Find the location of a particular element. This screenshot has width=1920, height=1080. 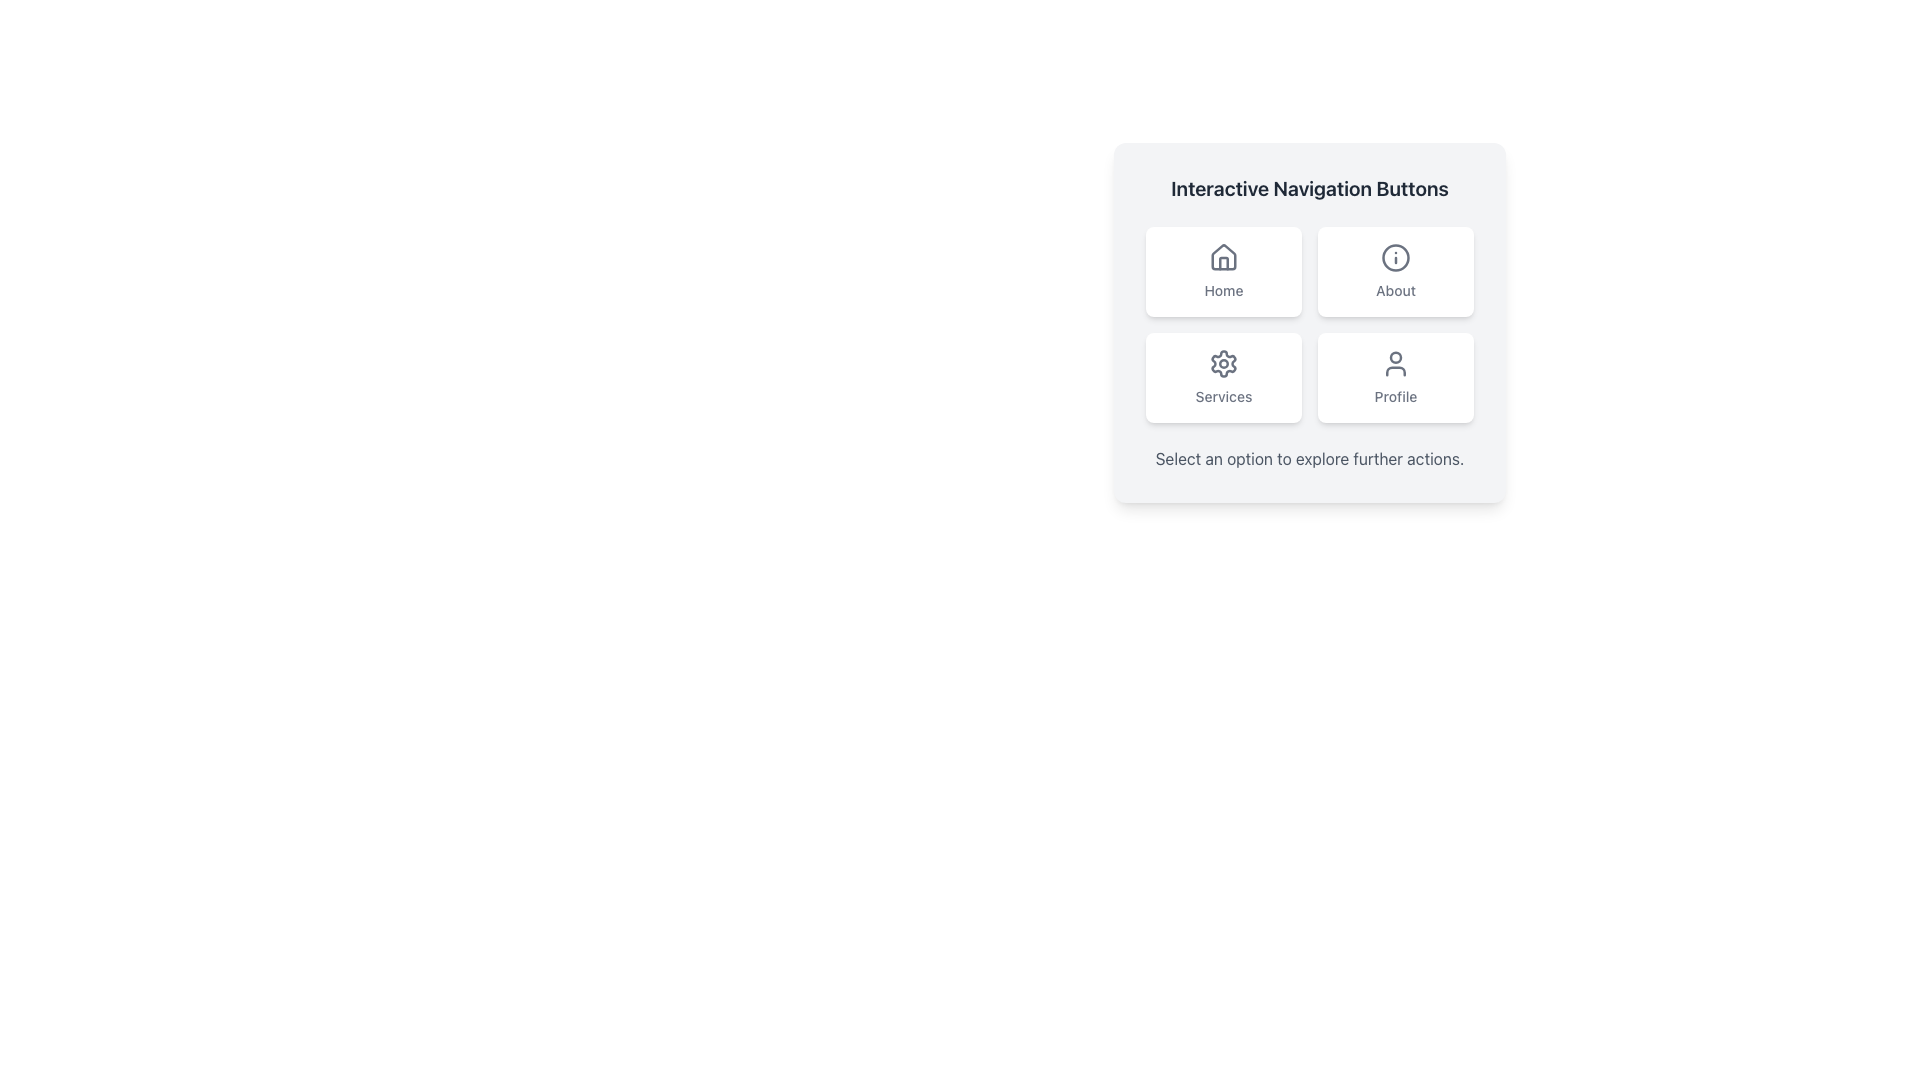

the circular icon with an inner exclamation mark that is part of the 'About' button in the second position of the top row within a 2x2 grid of buttons is located at coordinates (1395, 257).